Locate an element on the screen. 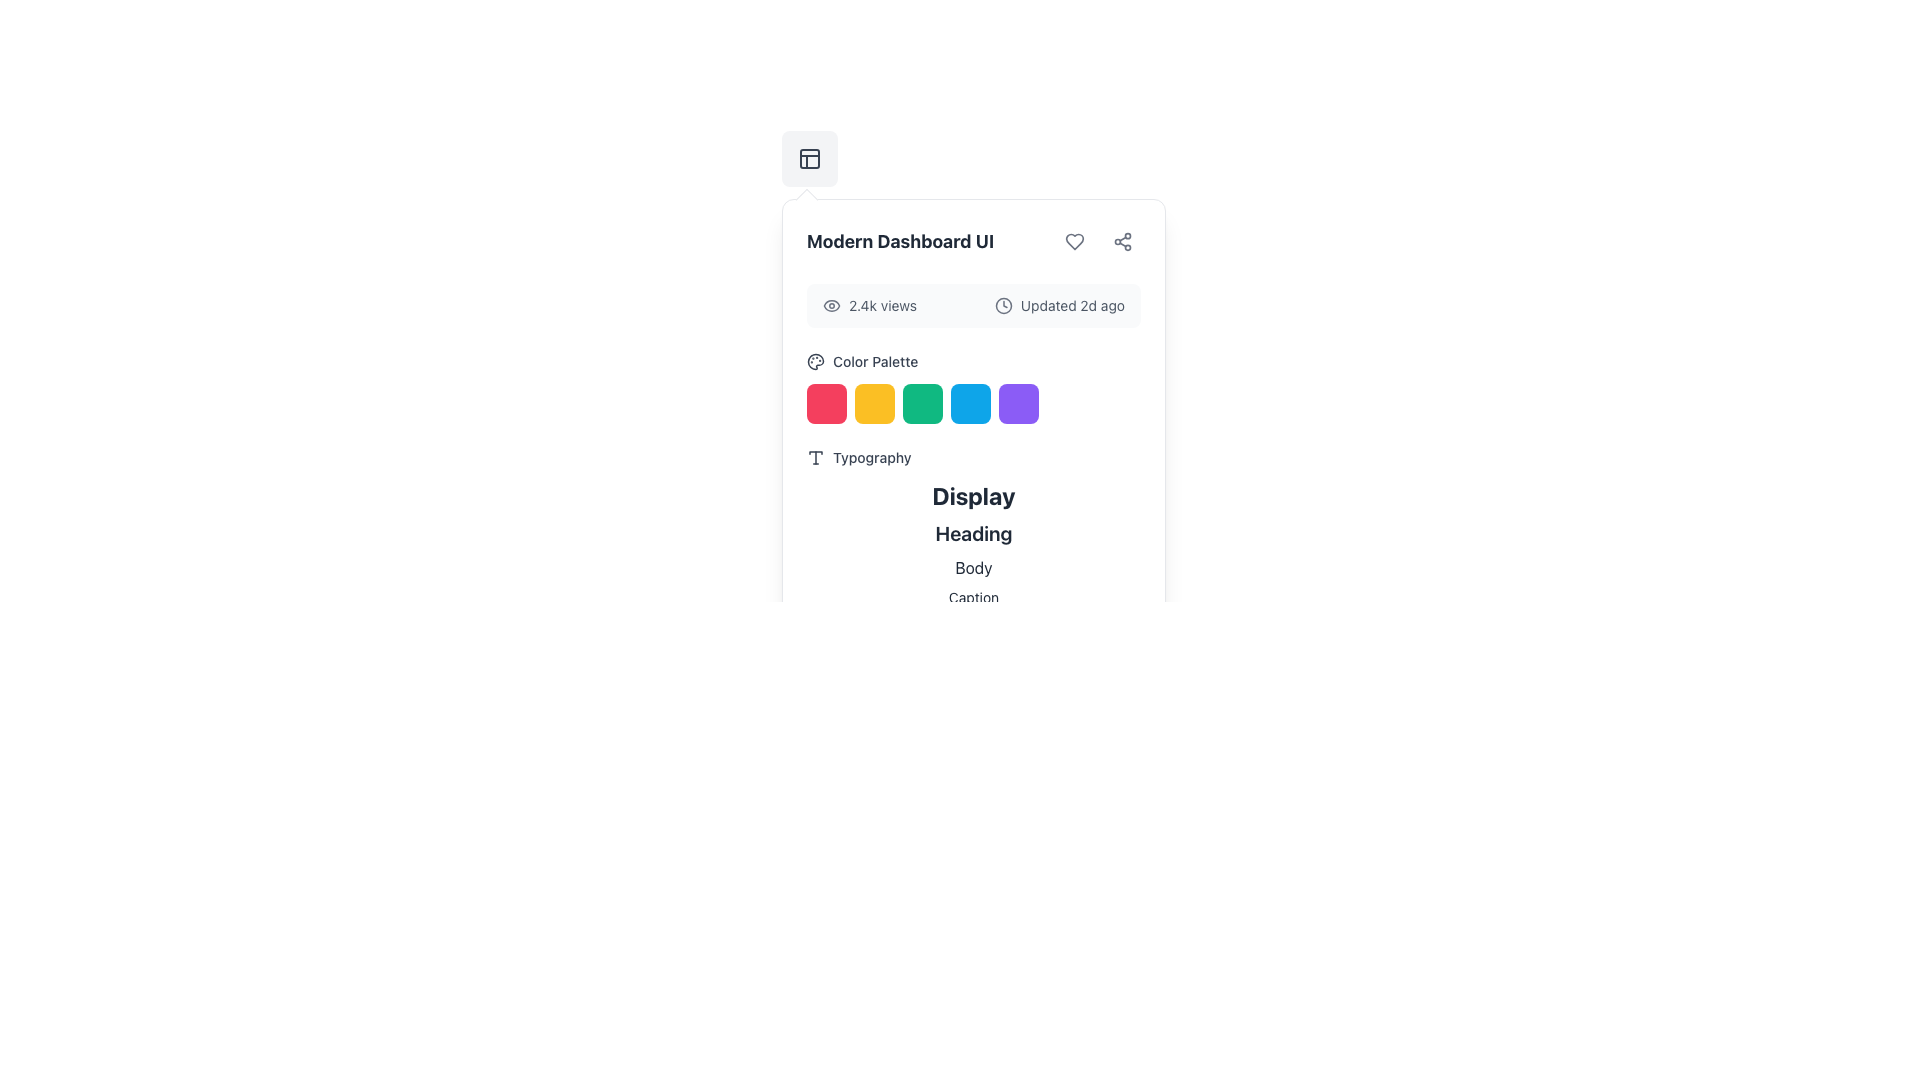 The width and height of the screenshot is (1920, 1080). the small white diamond-shaped decorative component with a gray border, positioned above the 'Modern Dashboard UI' content box is located at coordinates (806, 200).